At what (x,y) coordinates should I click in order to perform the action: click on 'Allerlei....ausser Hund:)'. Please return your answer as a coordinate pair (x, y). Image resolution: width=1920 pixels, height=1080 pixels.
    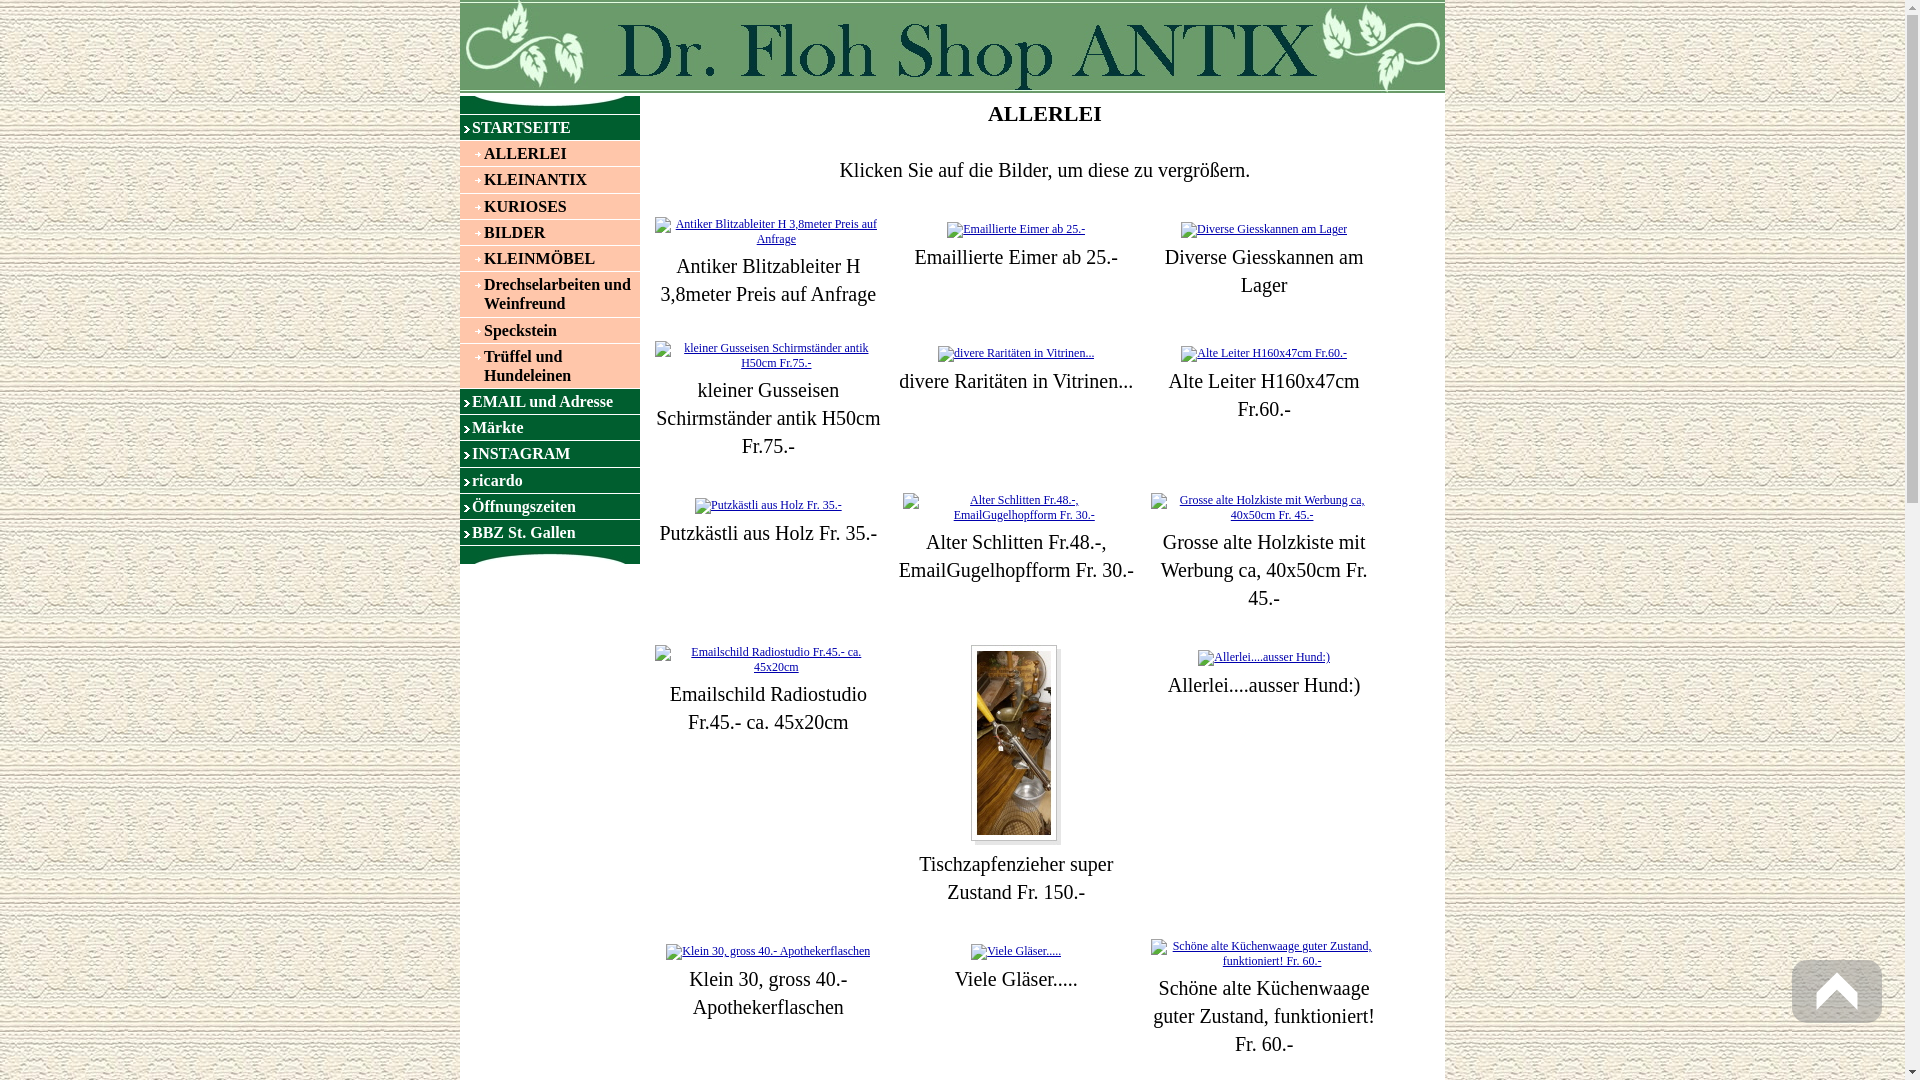
    Looking at the image, I should click on (1262, 656).